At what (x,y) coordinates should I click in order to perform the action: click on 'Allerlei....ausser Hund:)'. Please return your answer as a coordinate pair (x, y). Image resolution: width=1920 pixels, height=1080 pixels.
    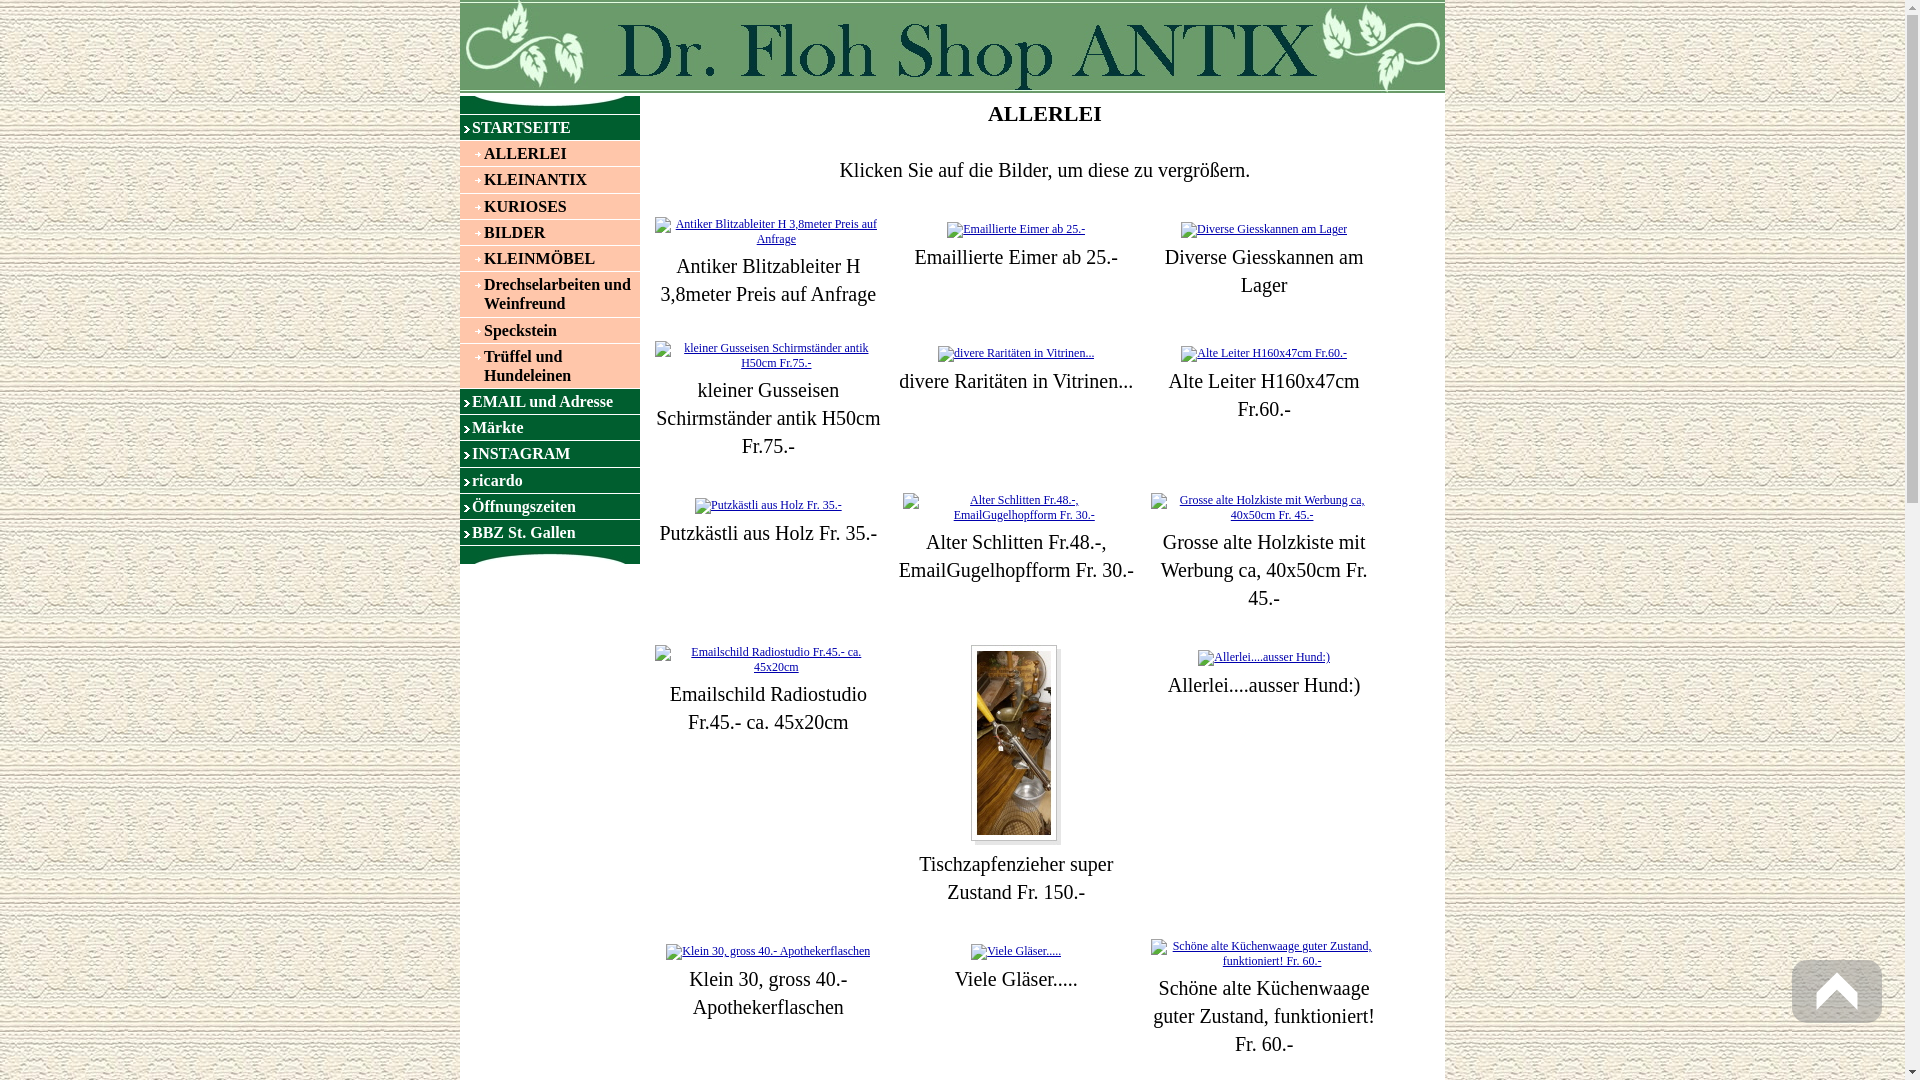
    Looking at the image, I should click on (1262, 656).